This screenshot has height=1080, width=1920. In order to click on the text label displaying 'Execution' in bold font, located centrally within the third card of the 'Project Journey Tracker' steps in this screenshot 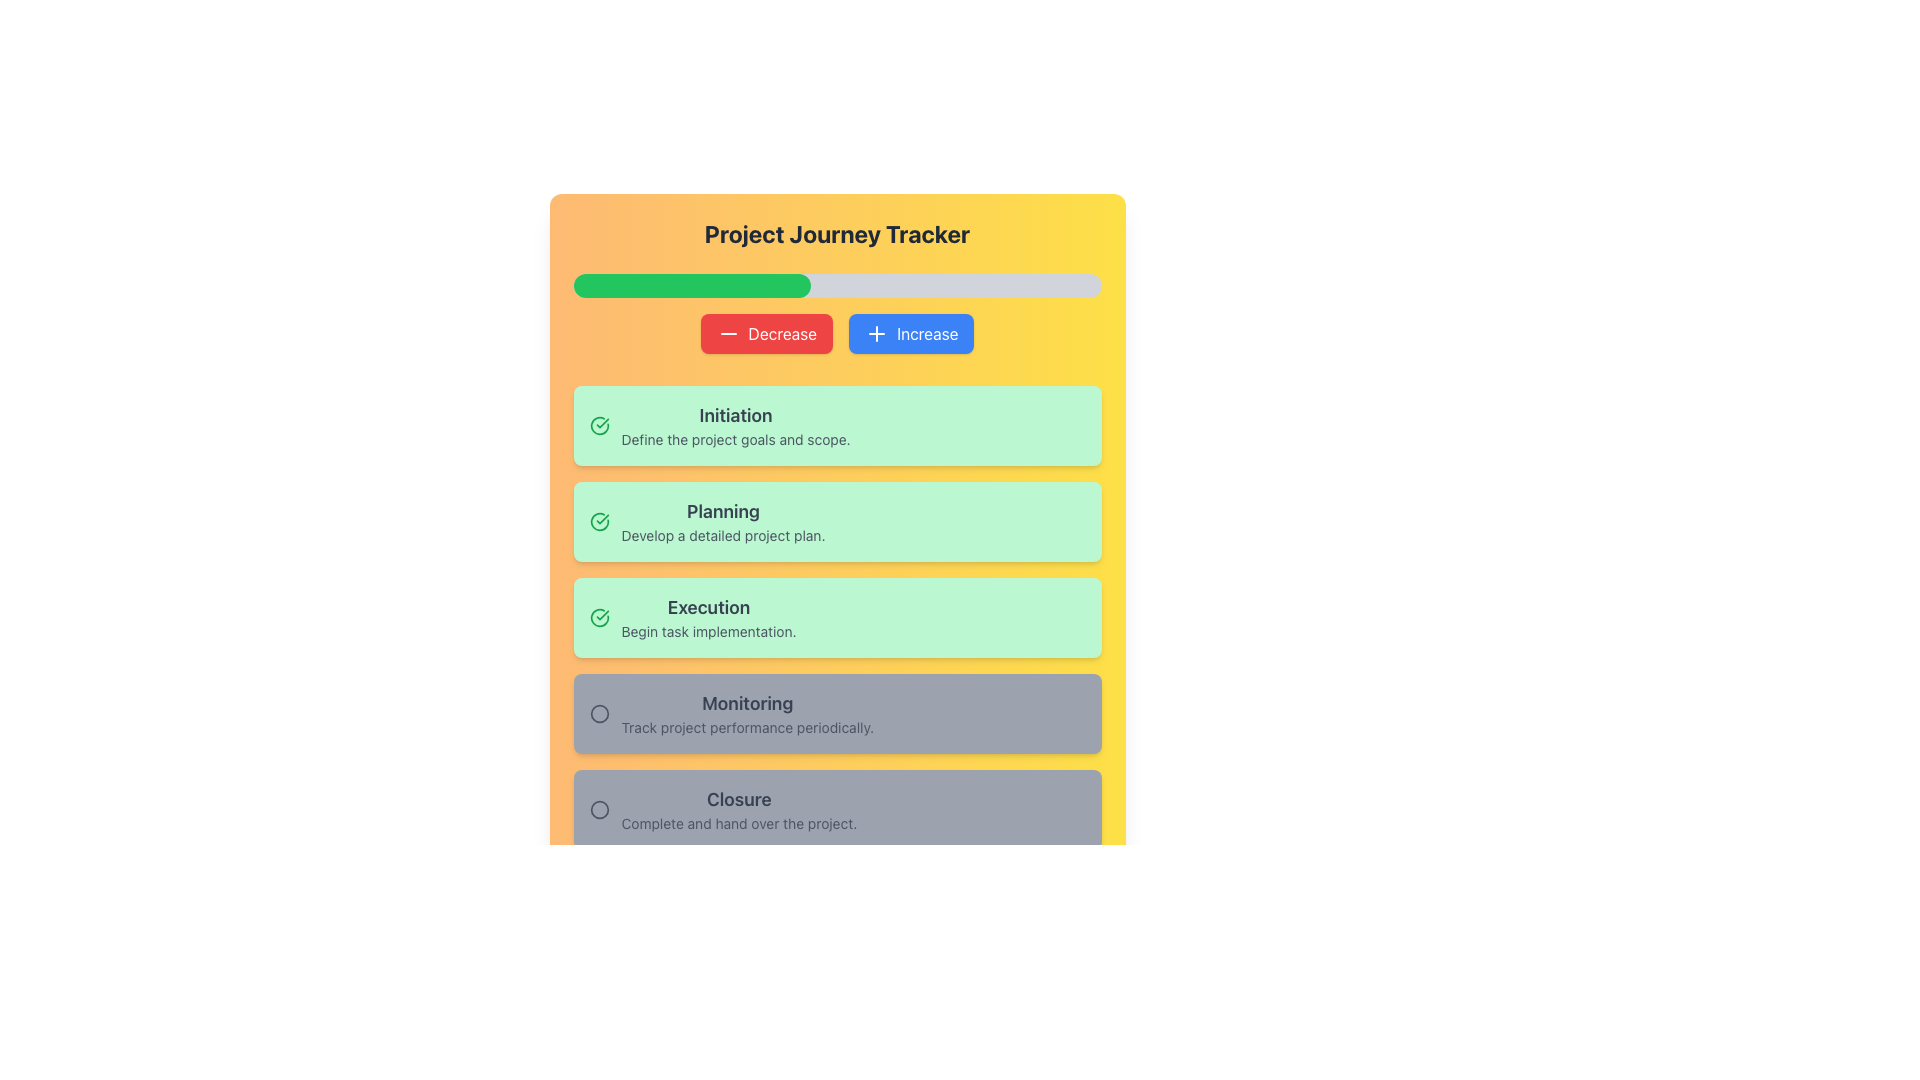, I will do `click(709, 607)`.